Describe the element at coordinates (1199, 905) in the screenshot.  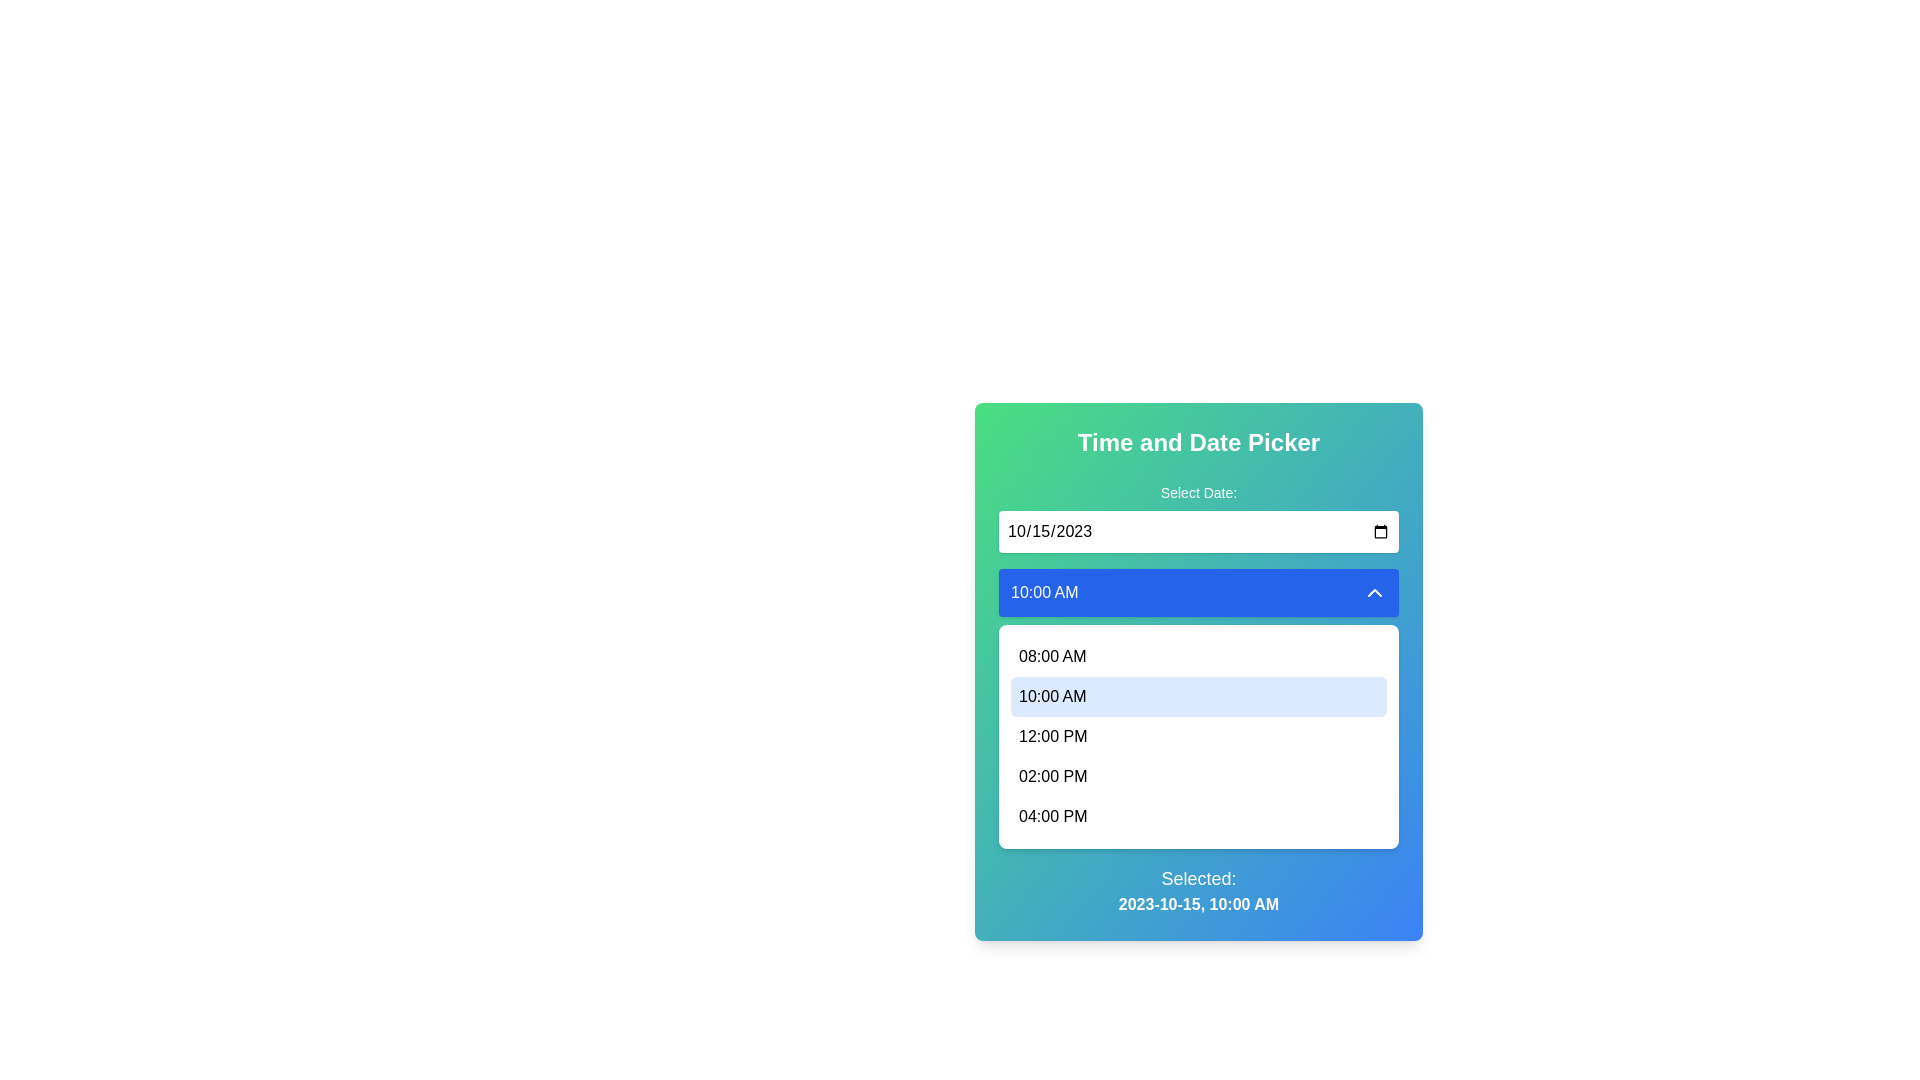
I see `the Text label that displays the currently selected date and time in the date picker interface, located below the dropdown menu and beside the label 'Selected:'` at that location.